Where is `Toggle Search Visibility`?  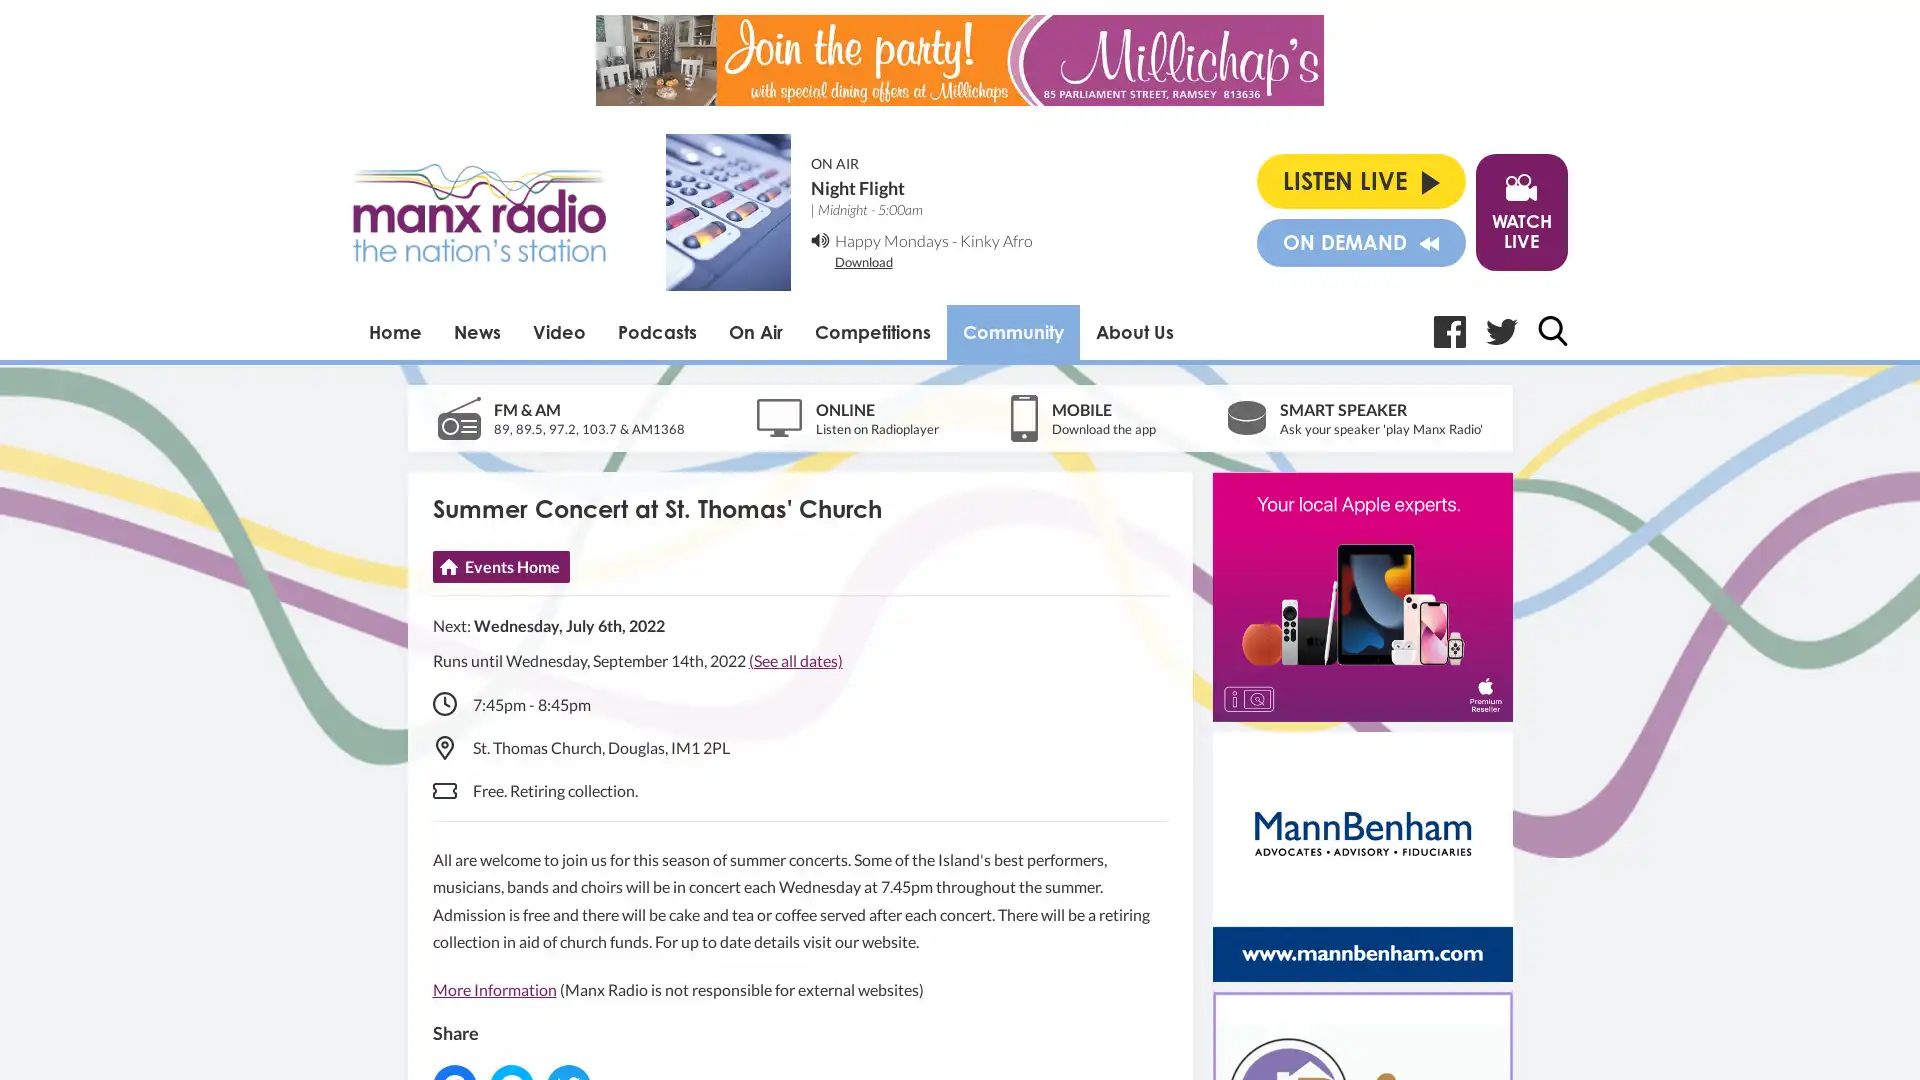 Toggle Search Visibility is located at coordinates (1550, 330).